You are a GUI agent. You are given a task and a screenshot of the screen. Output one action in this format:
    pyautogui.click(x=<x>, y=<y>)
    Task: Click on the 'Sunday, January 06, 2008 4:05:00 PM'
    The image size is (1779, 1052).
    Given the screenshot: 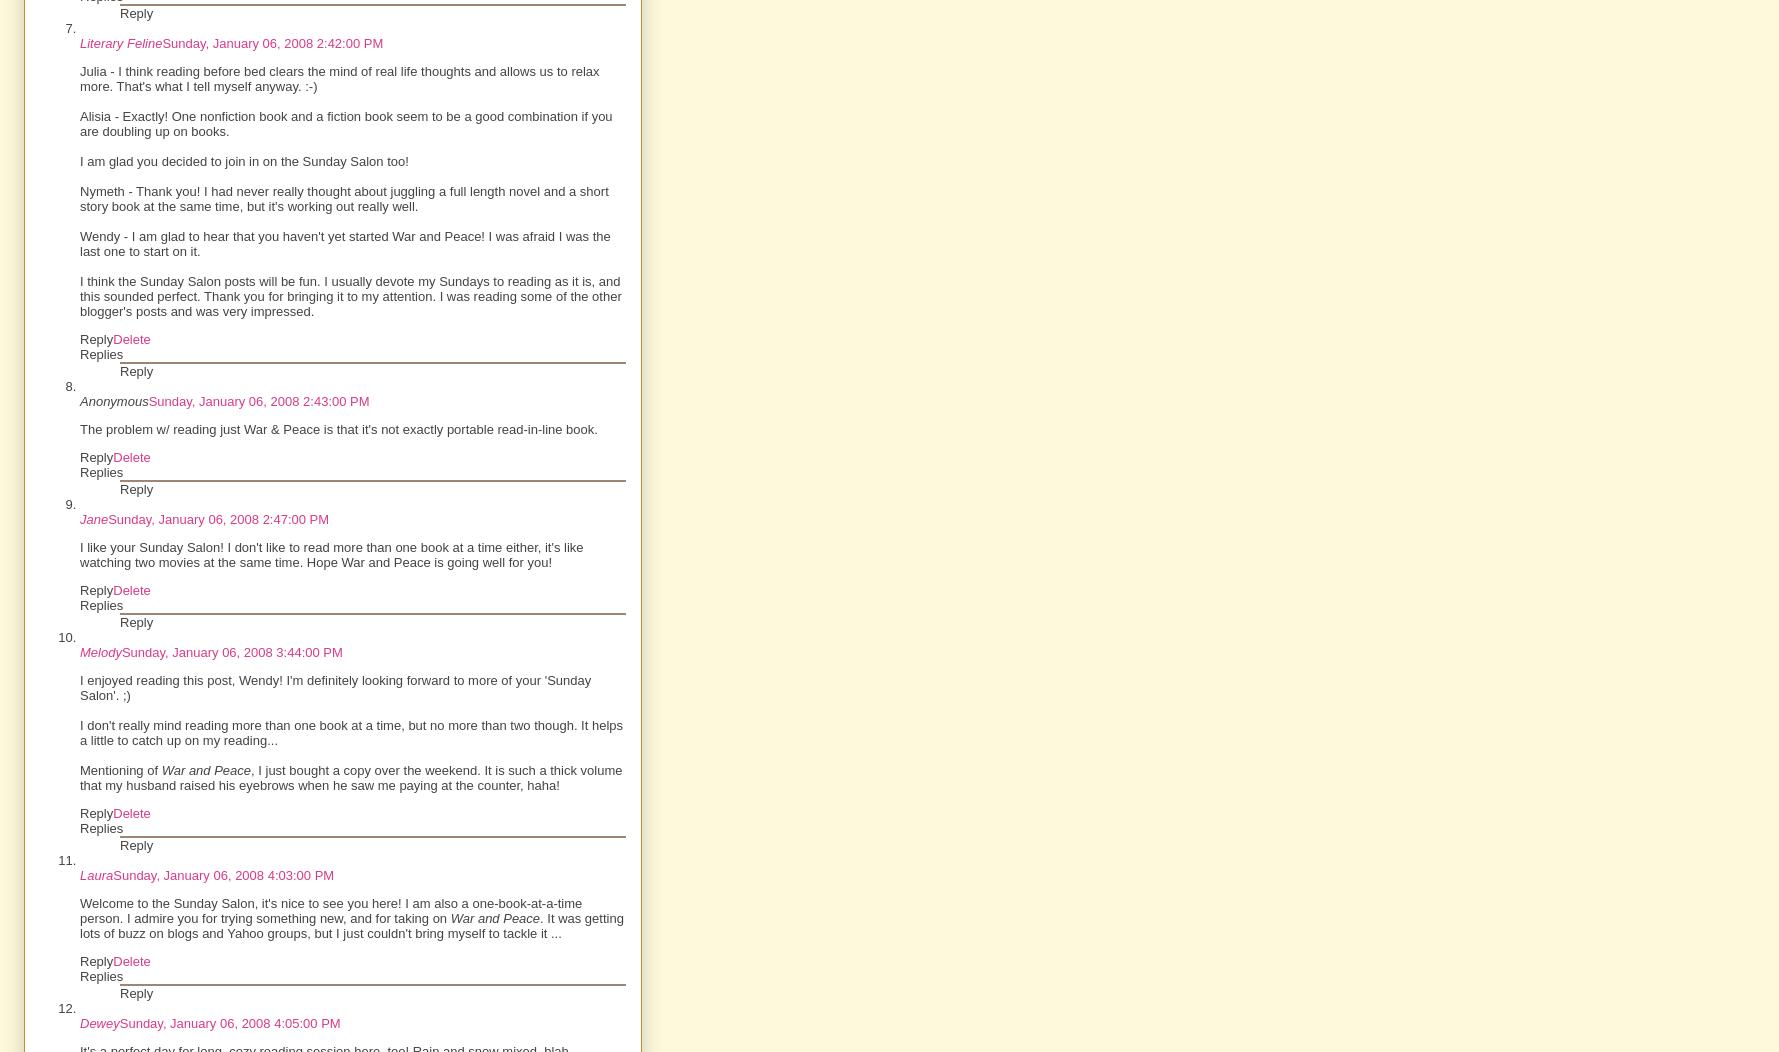 What is the action you would take?
    pyautogui.click(x=228, y=1022)
    